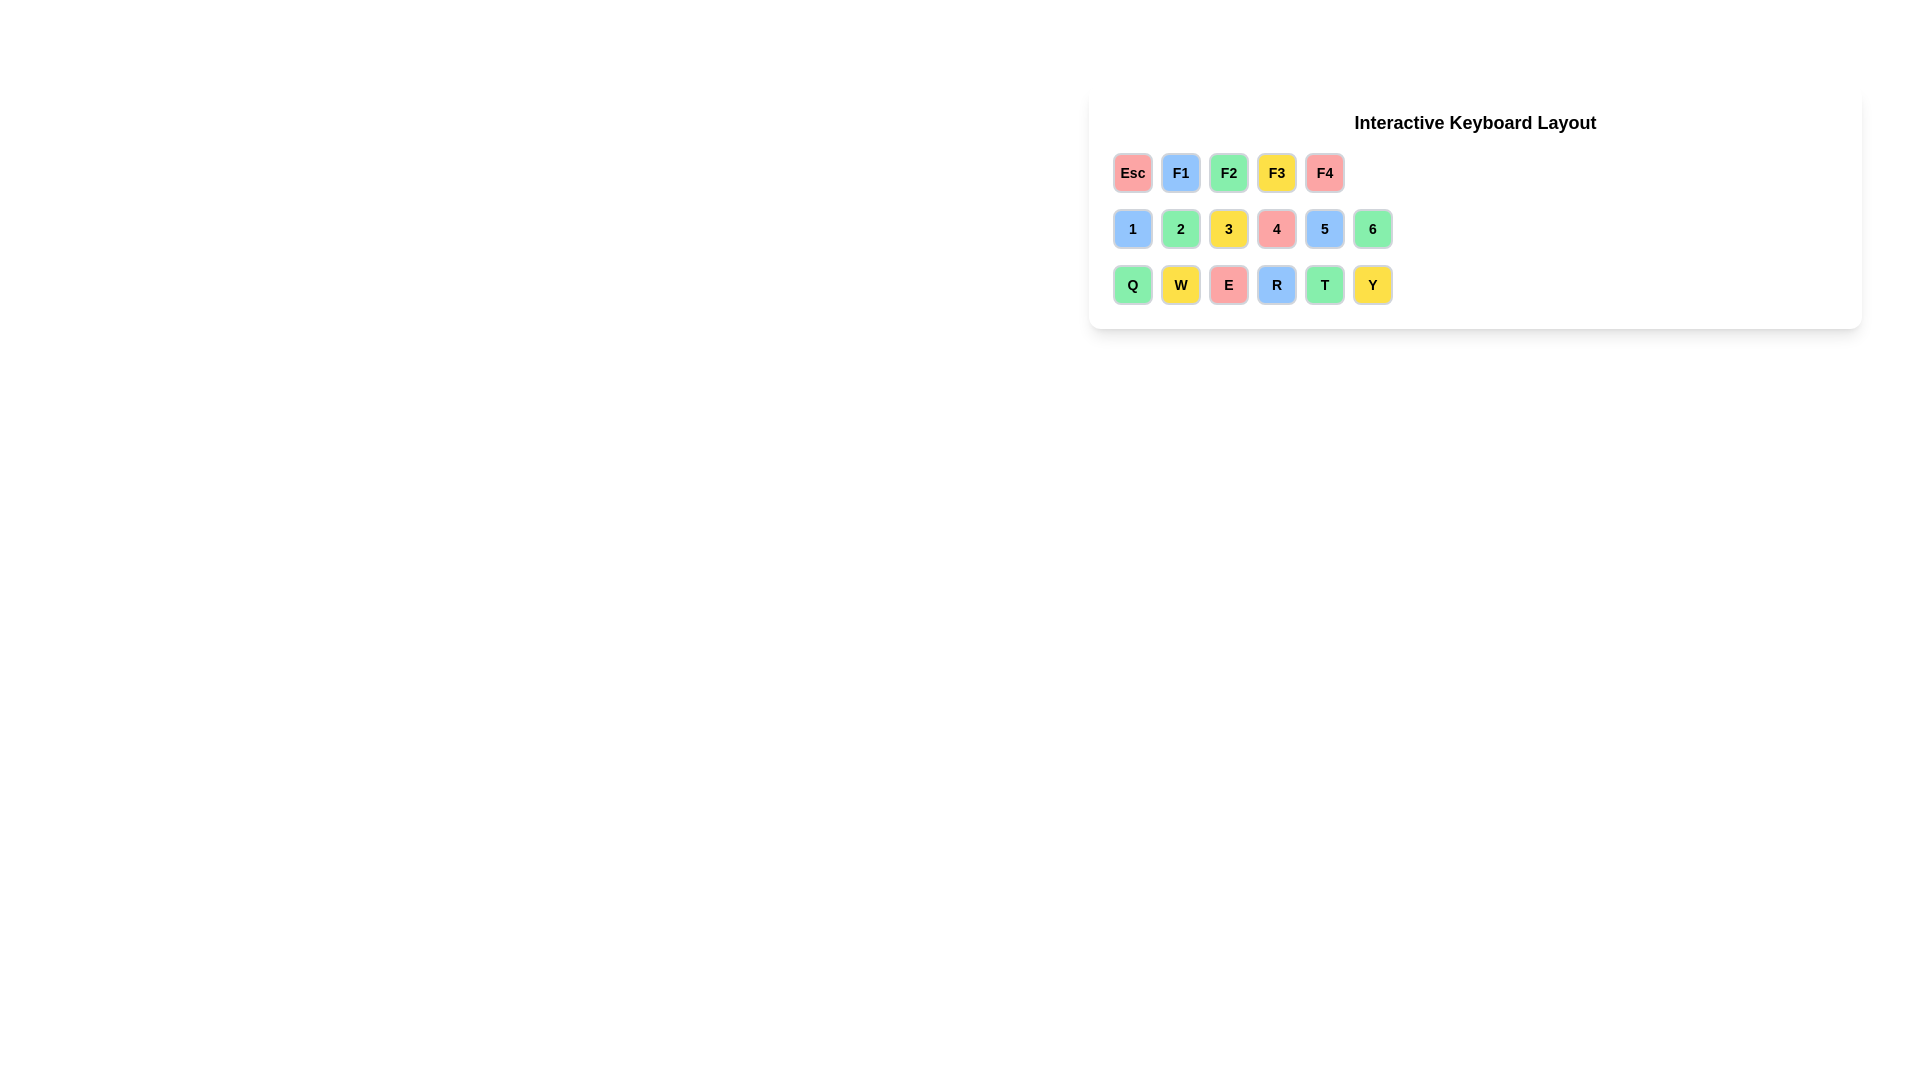 The width and height of the screenshot is (1920, 1080). What do you see at coordinates (1180, 227) in the screenshot?
I see `the square-shaped button with a light green background and a thick gray border containing the bold black numeral '2', which is positioned between buttons '1' and '3'` at bounding box center [1180, 227].